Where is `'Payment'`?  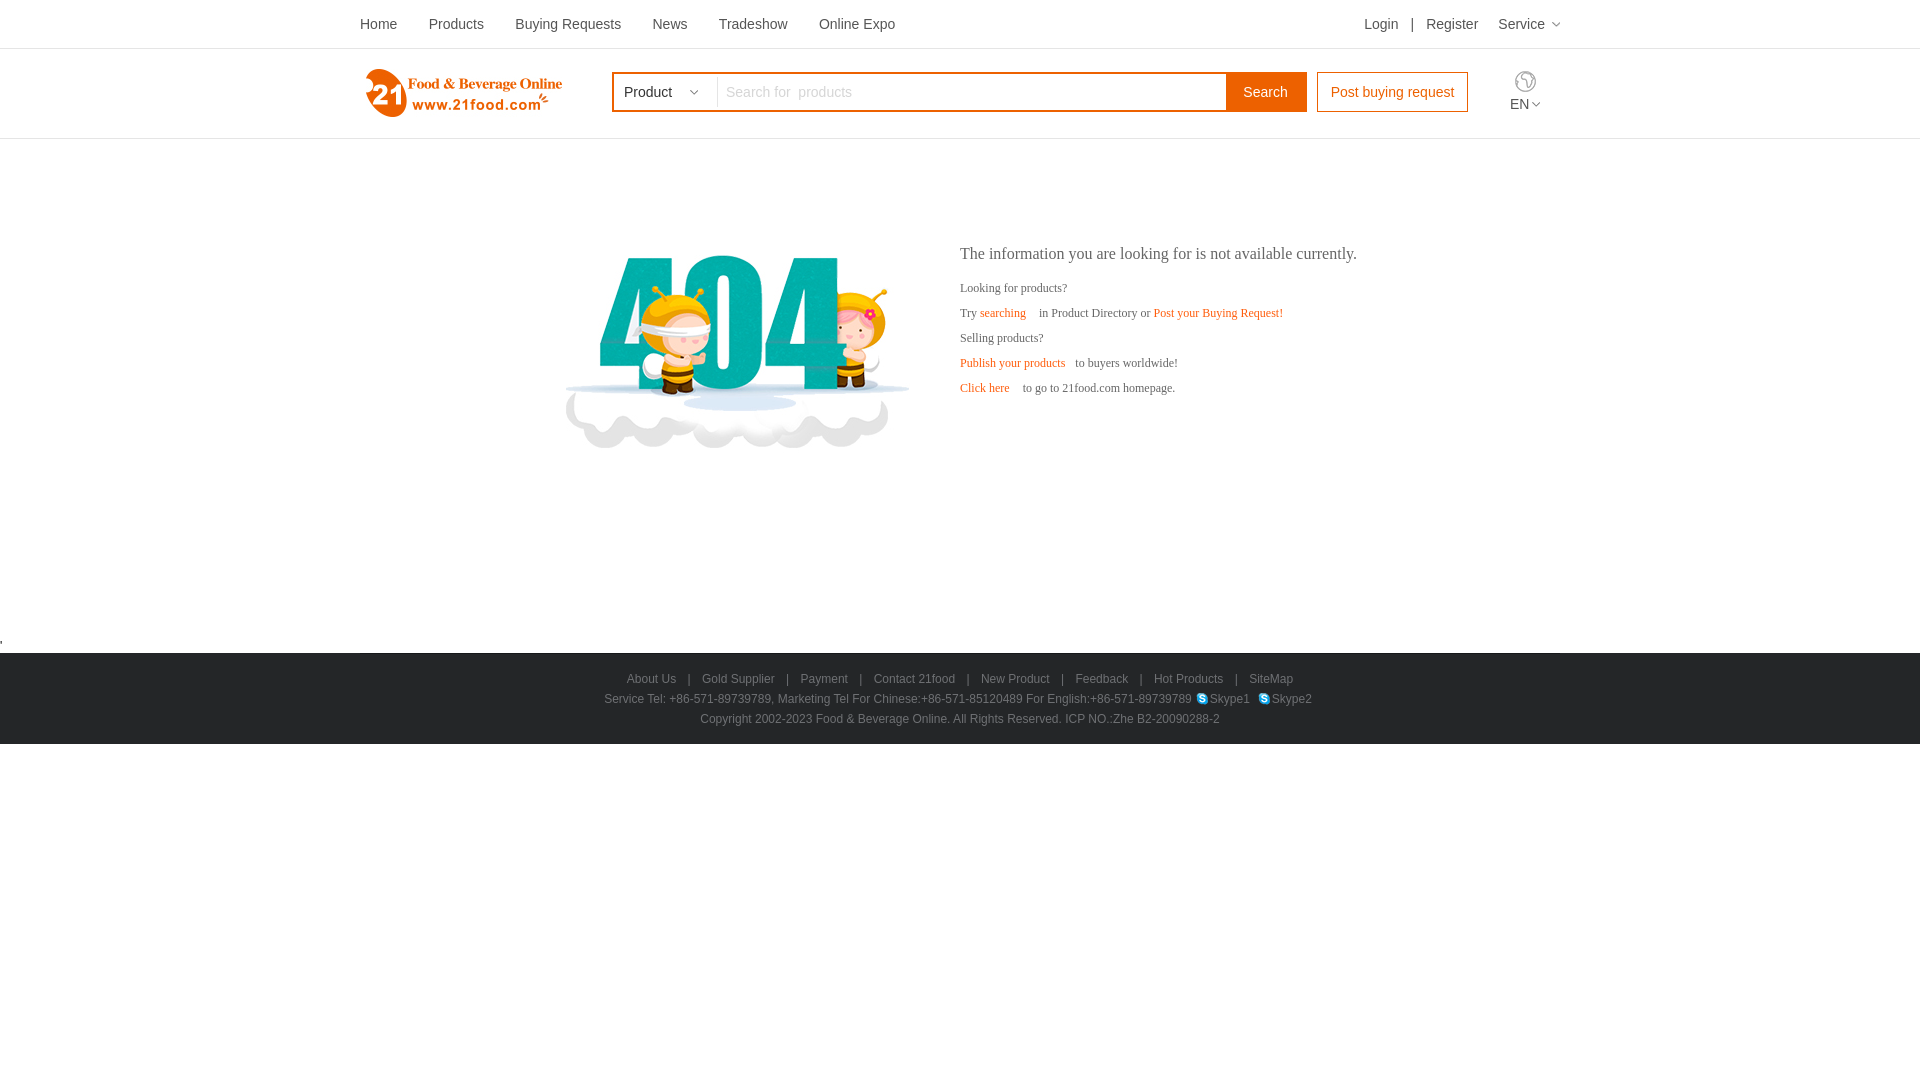
'Payment' is located at coordinates (824, 677).